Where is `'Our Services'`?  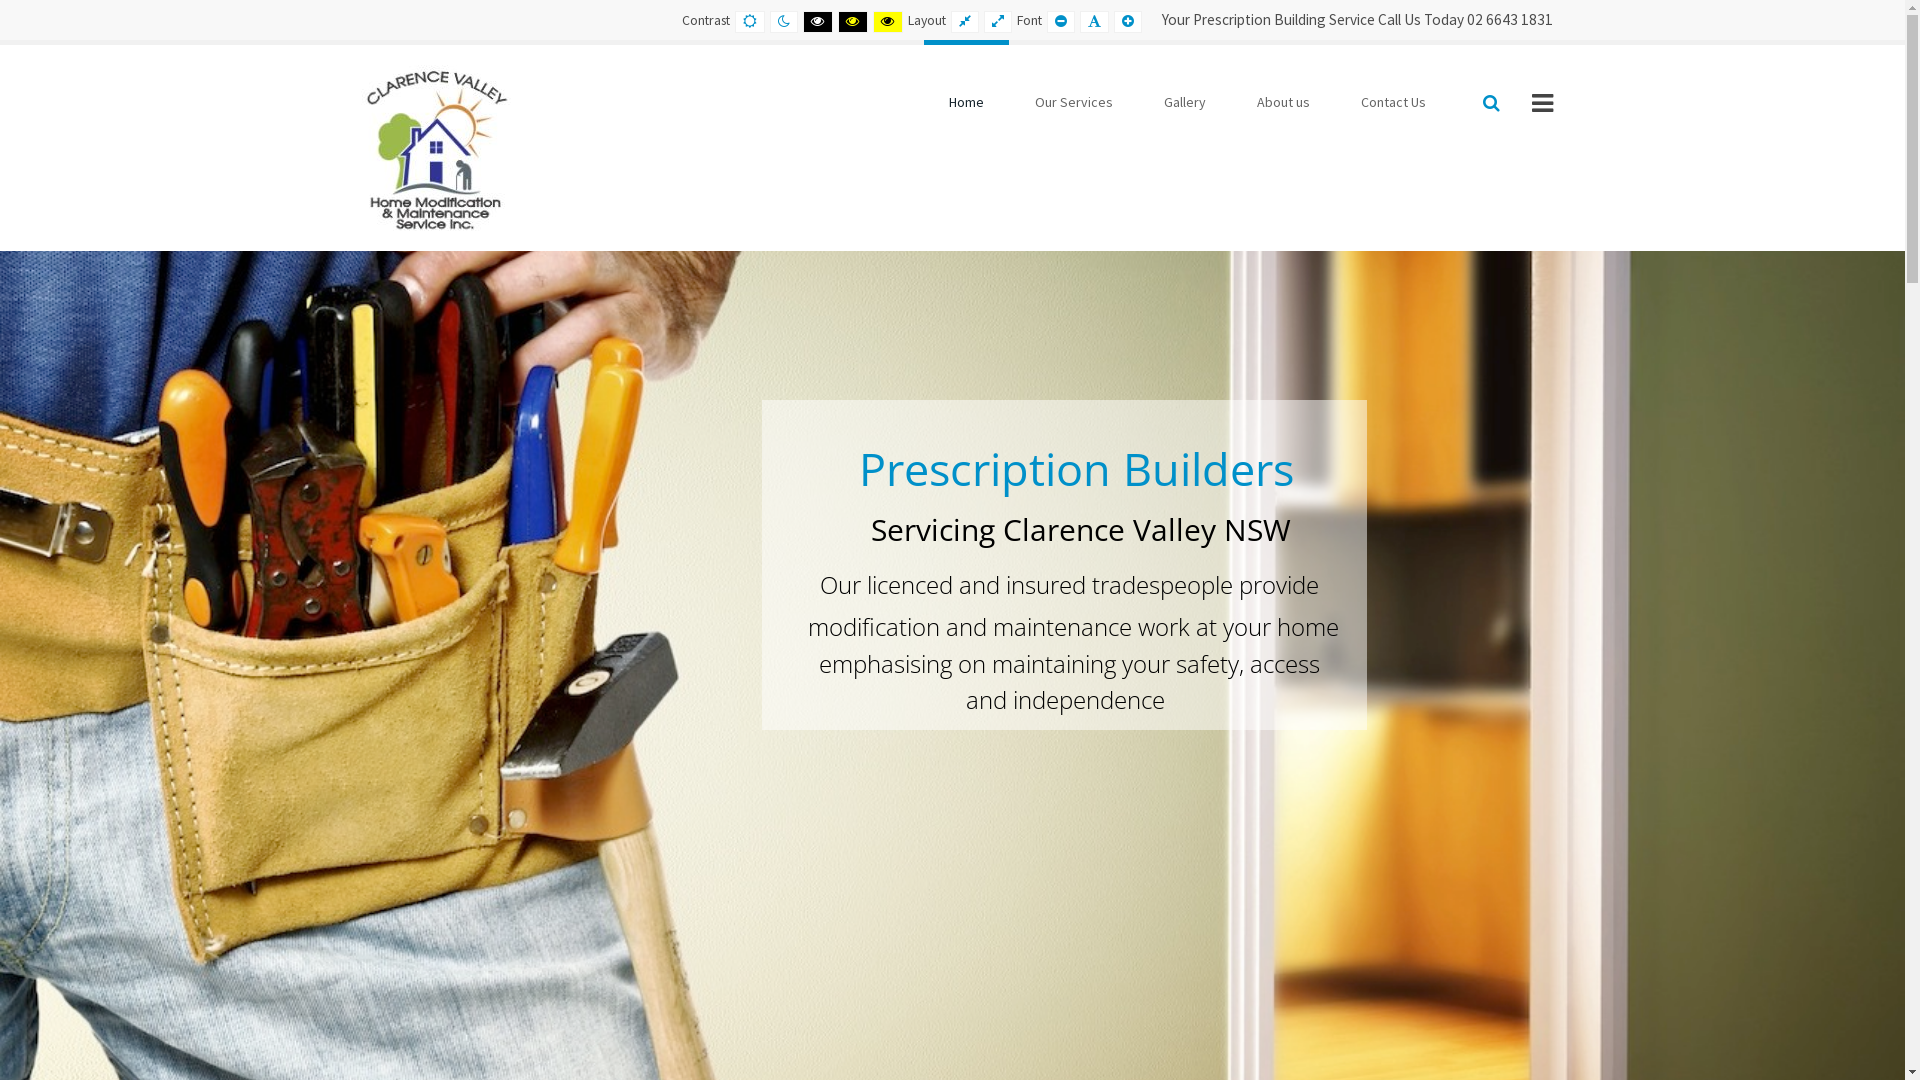
'Our Services' is located at coordinates (1073, 102).